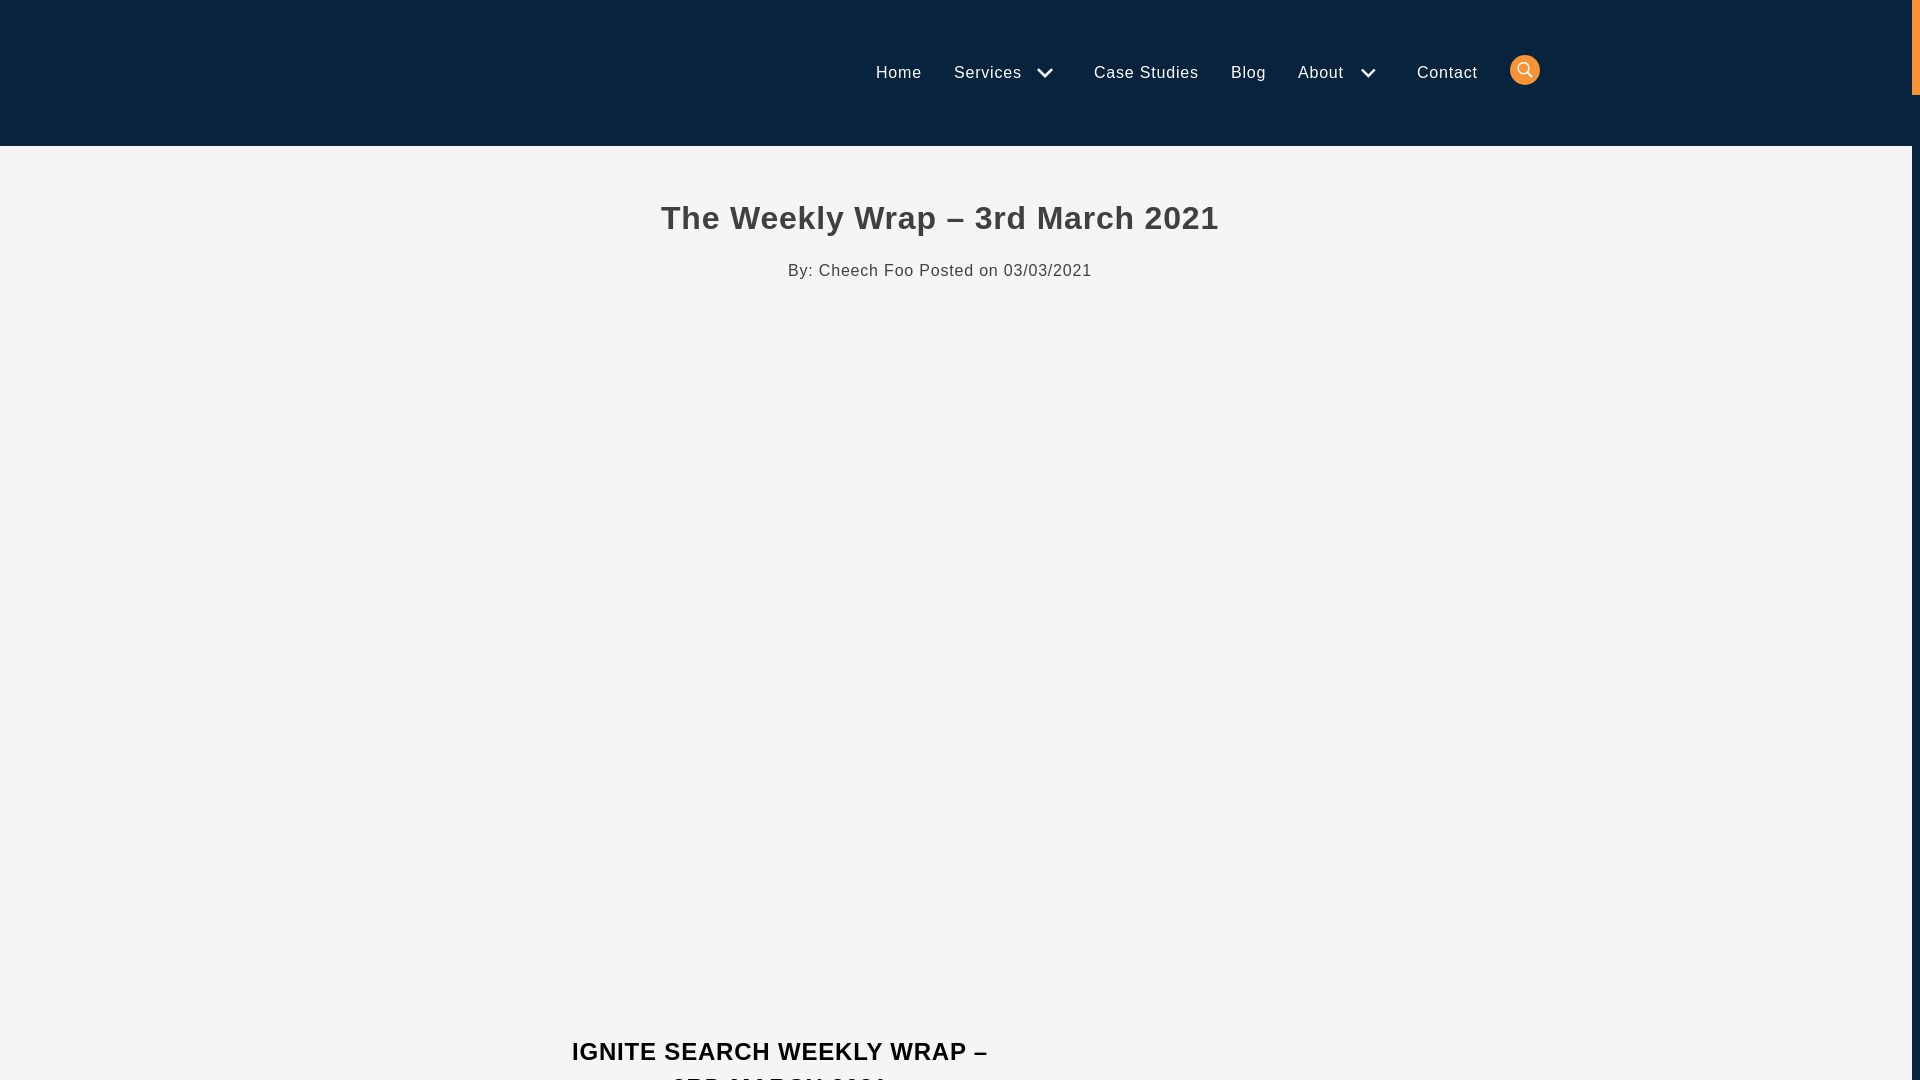 The height and width of the screenshot is (1080, 1920). I want to click on '03/03/2021', so click(1046, 270).